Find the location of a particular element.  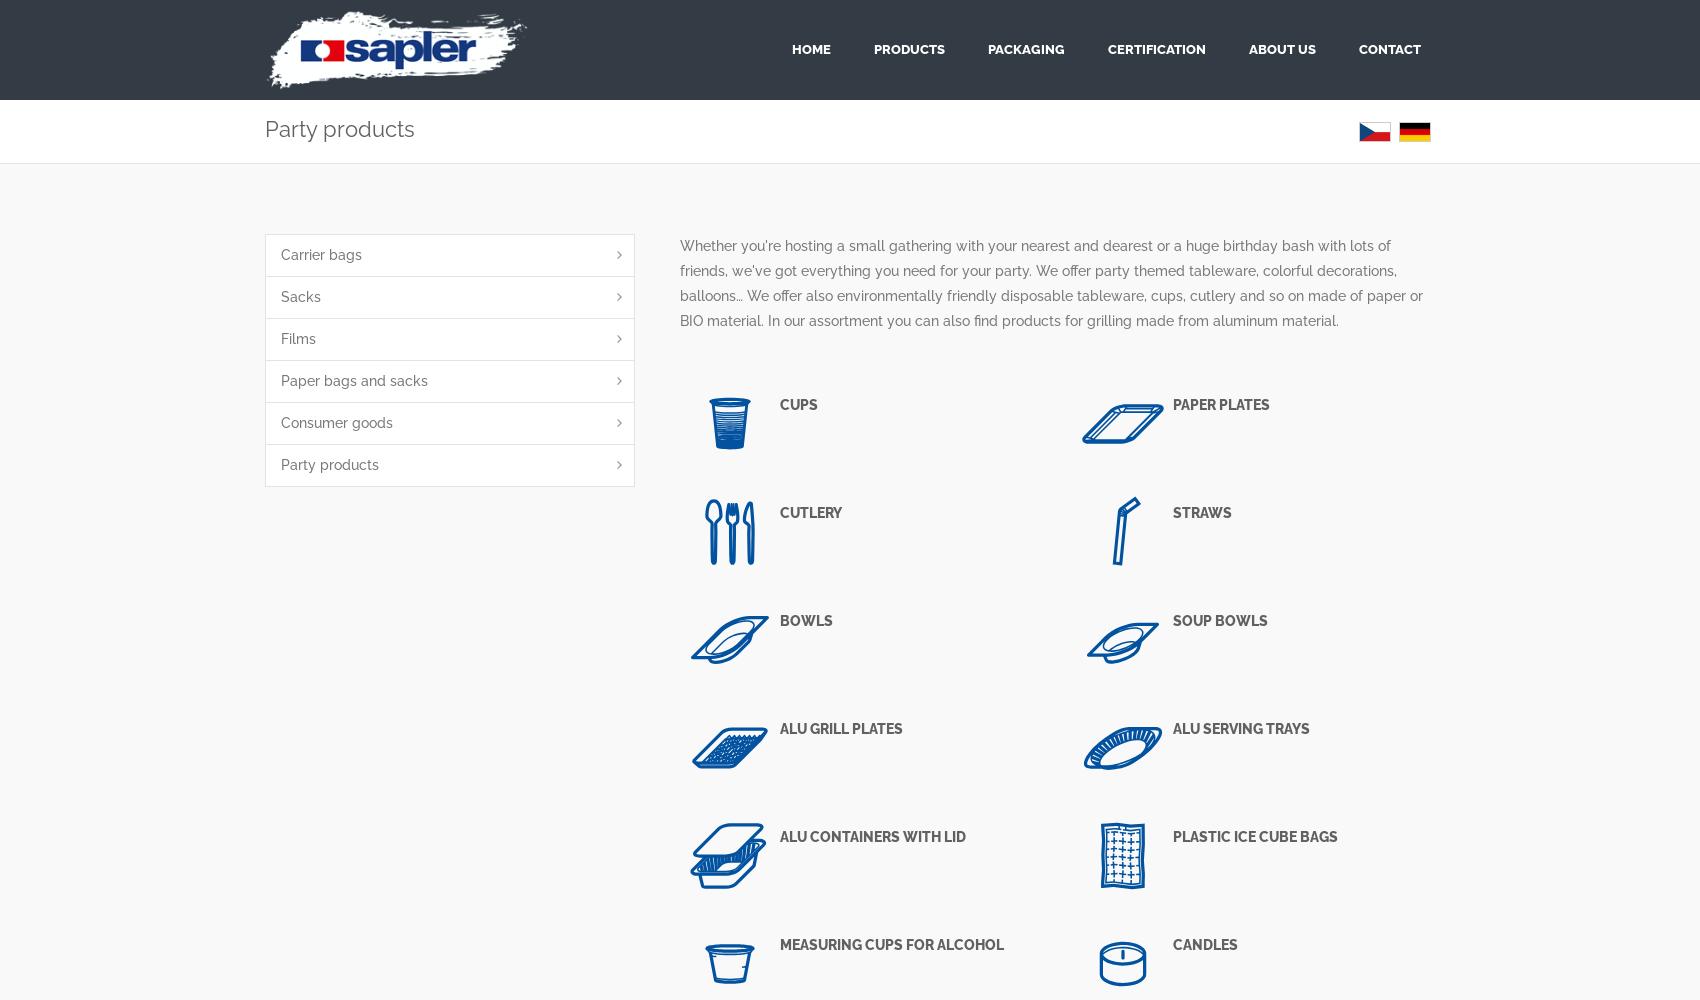

'Cutlery' is located at coordinates (778, 513).